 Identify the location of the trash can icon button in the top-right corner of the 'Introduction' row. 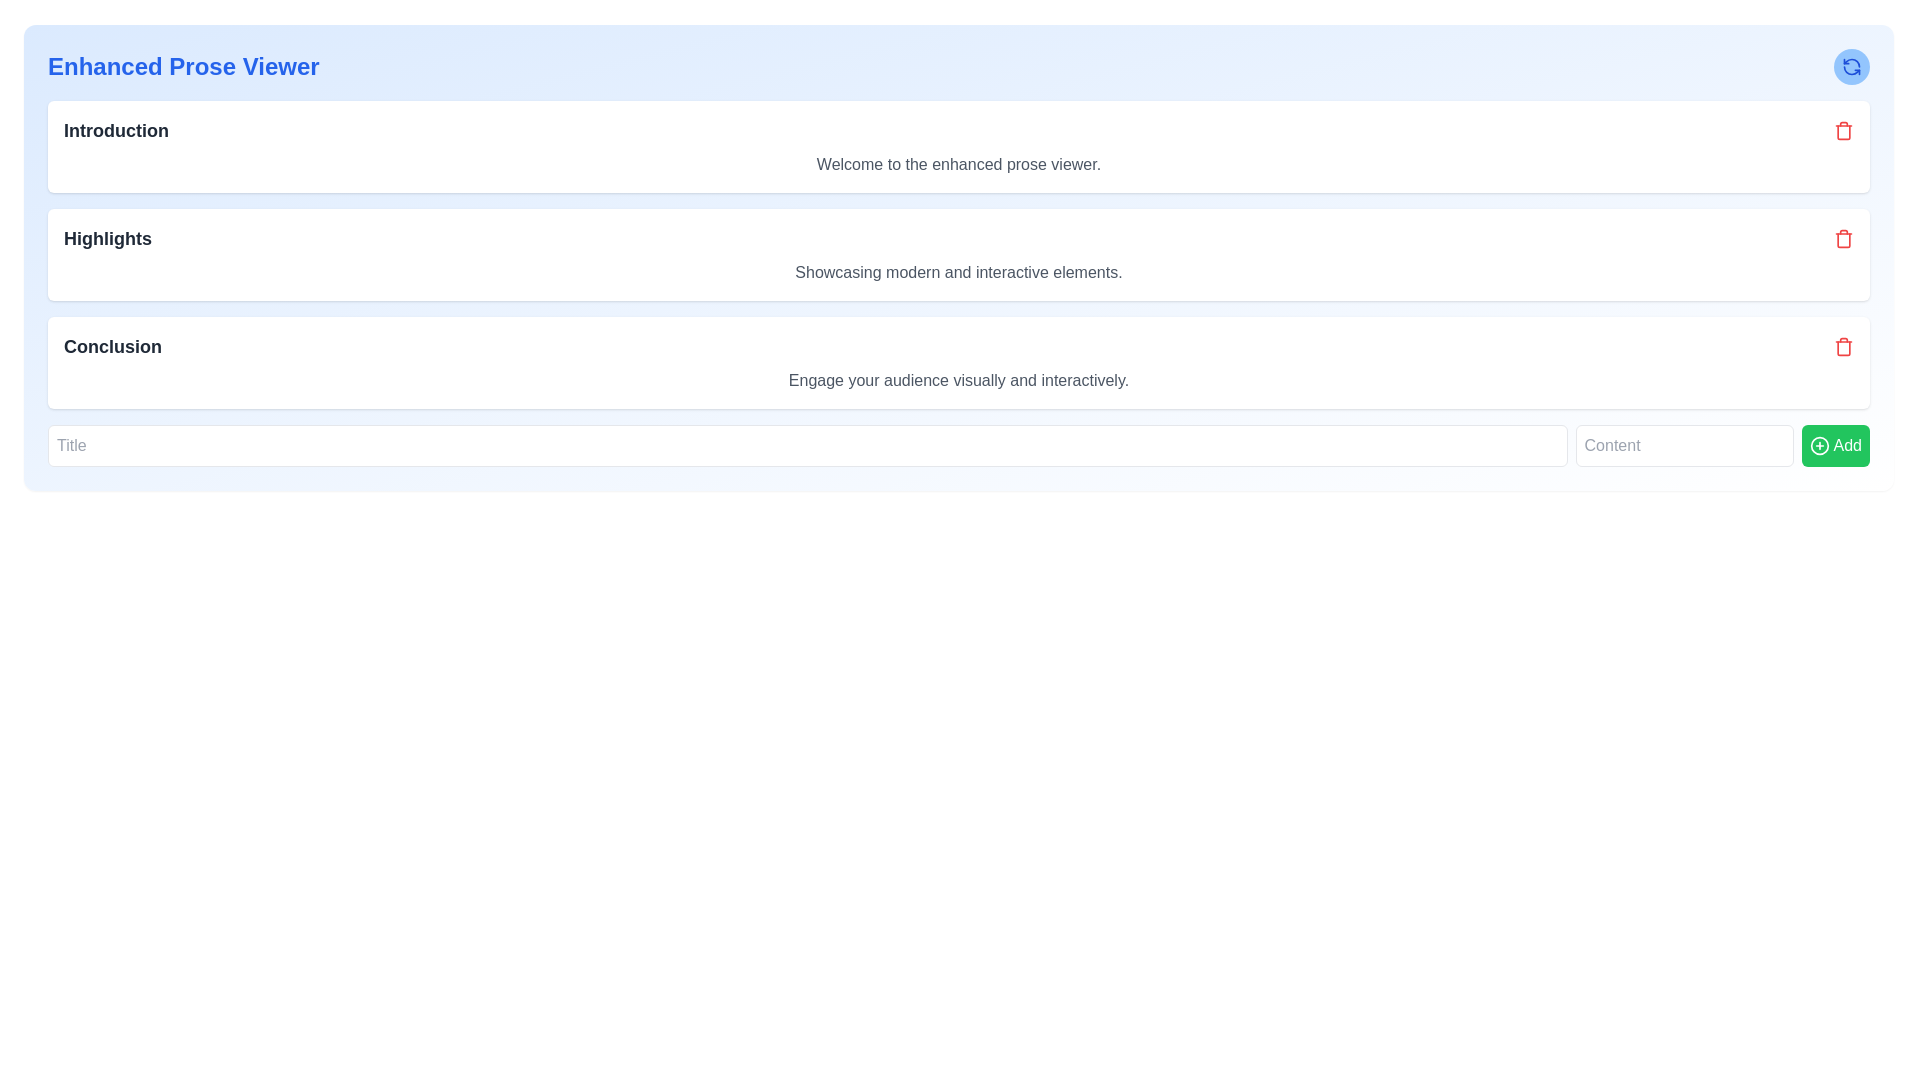
(1842, 131).